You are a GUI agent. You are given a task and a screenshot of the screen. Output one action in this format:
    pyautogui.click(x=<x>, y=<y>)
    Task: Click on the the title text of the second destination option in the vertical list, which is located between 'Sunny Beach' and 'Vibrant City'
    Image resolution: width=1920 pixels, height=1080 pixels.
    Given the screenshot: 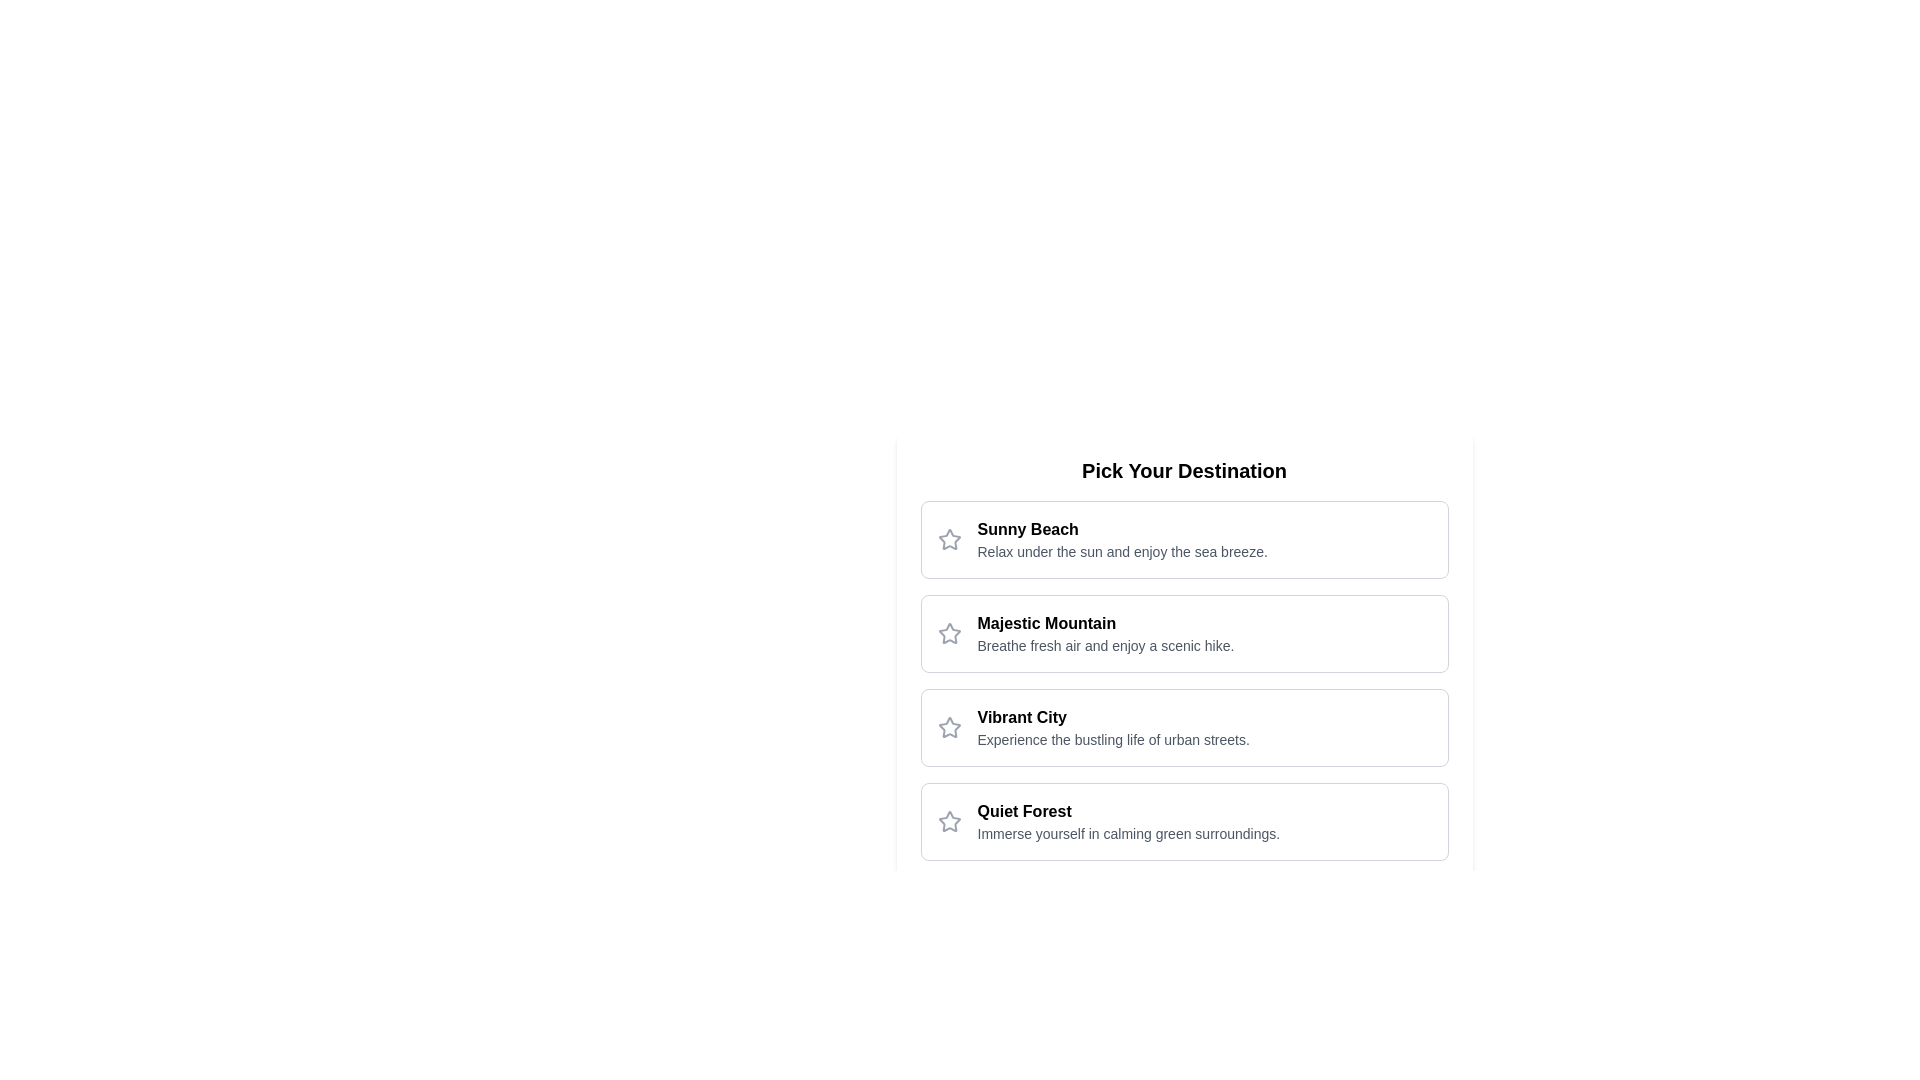 What is the action you would take?
    pyautogui.click(x=1104, y=623)
    